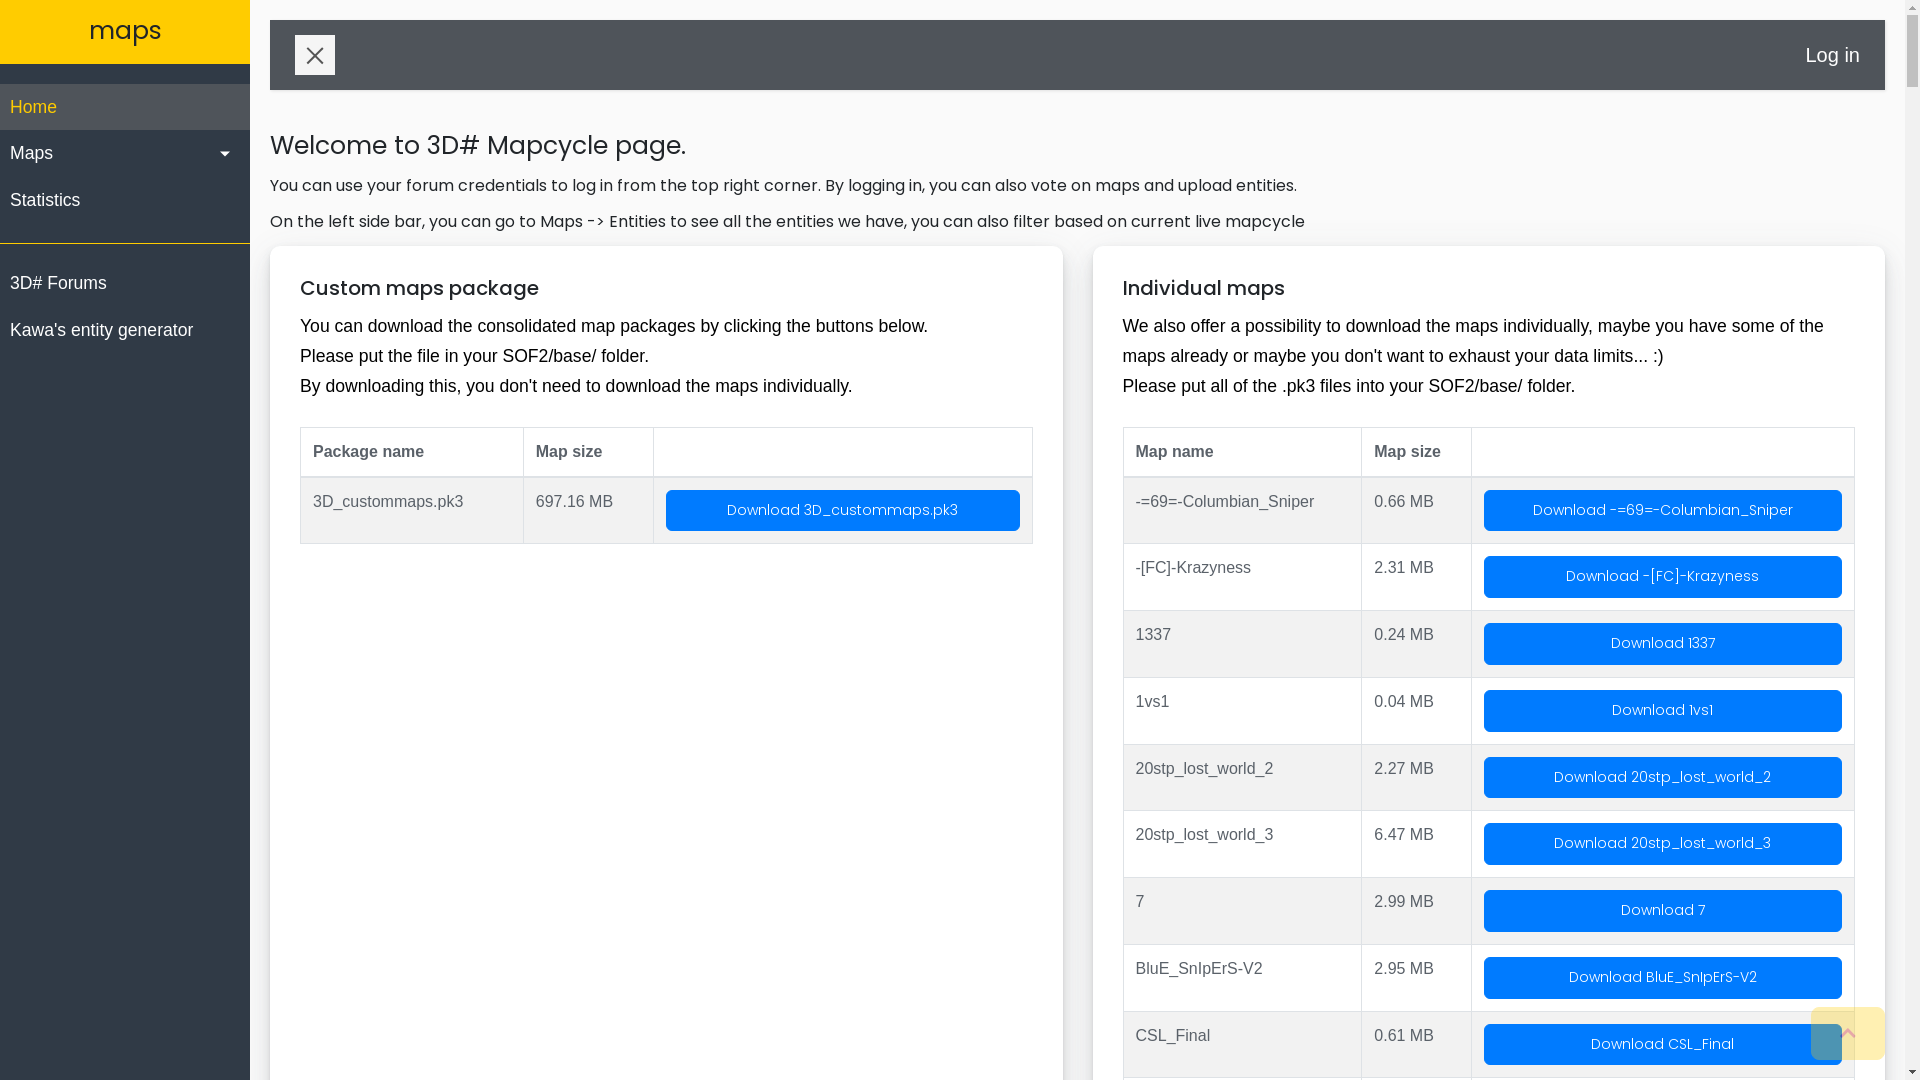 The height and width of the screenshot is (1080, 1920). Describe the element at coordinates (1805, 53) in the screenshot. I see `'Log in'` at that location.